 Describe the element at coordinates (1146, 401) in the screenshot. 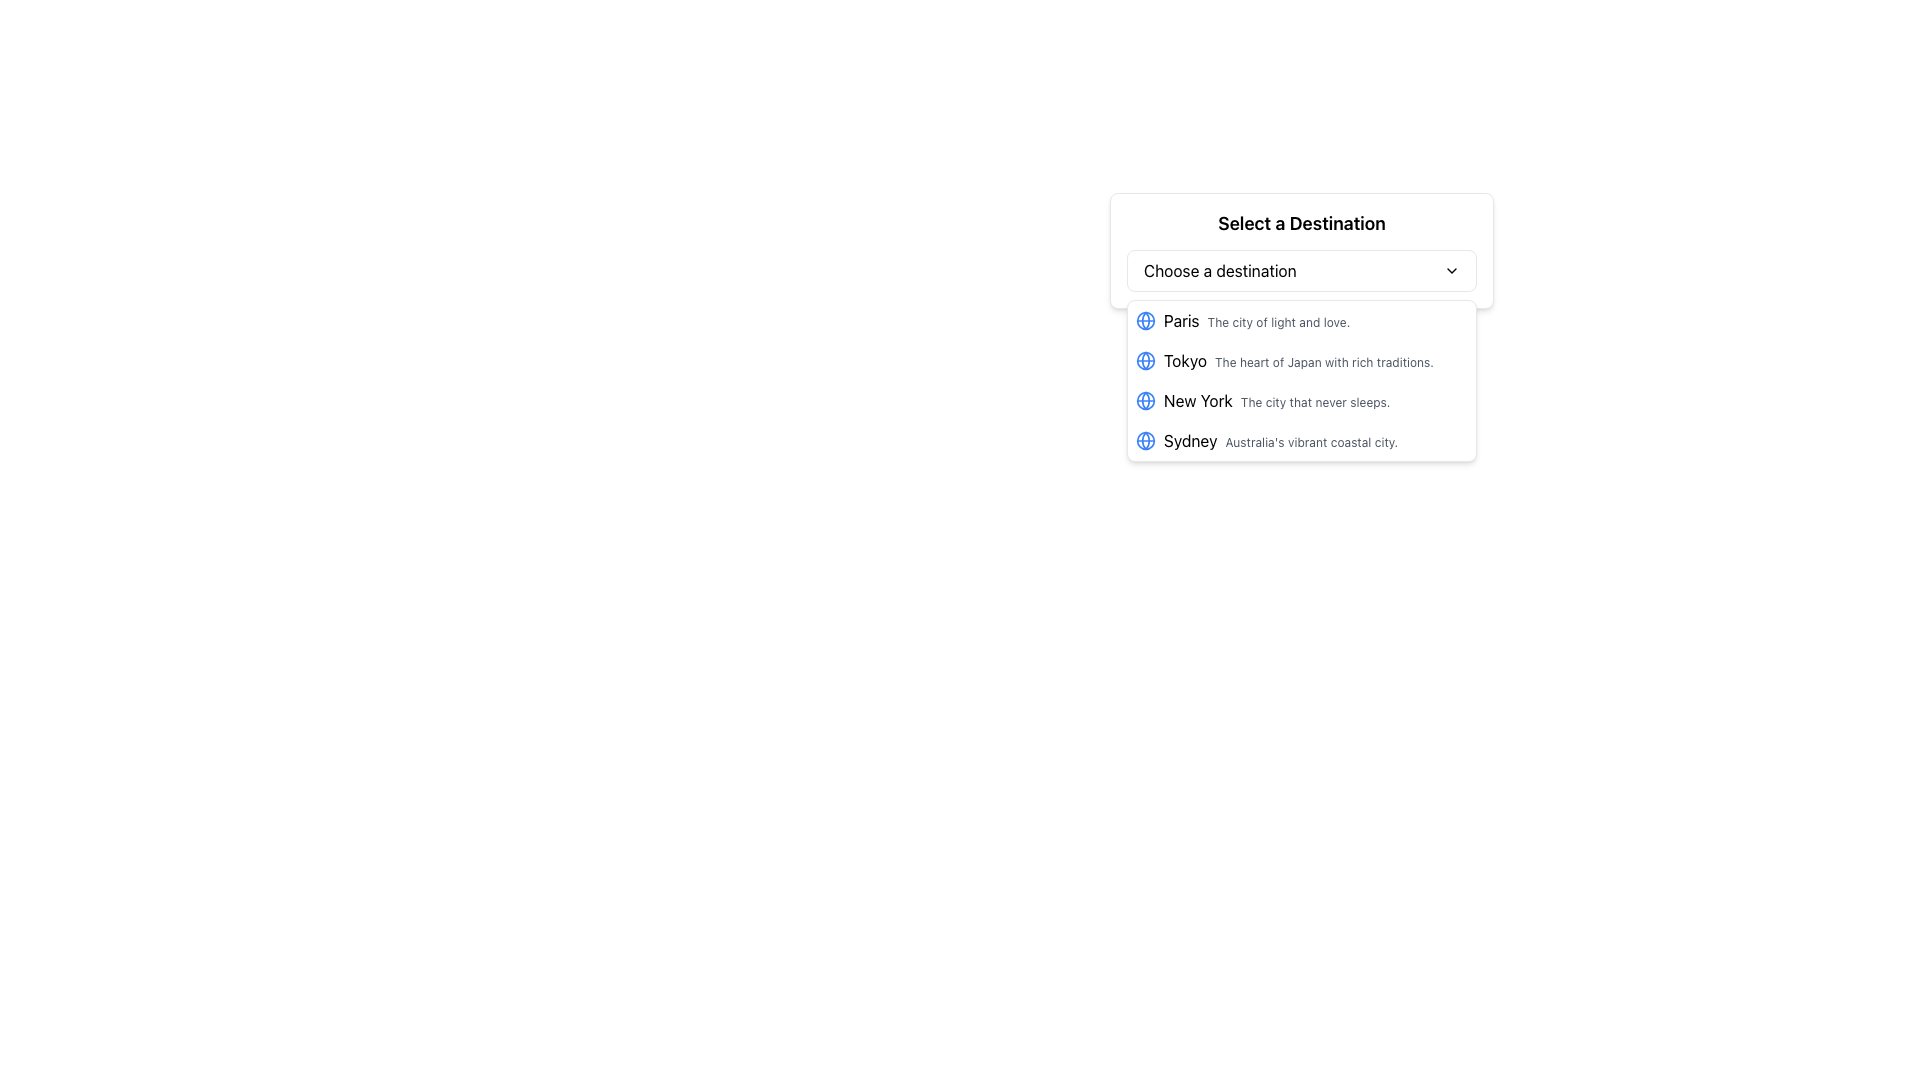

I see `the icon representing New York, which is located in the third row, immediately to the left of the text 'New York The city that never sleeps.'` at that location.